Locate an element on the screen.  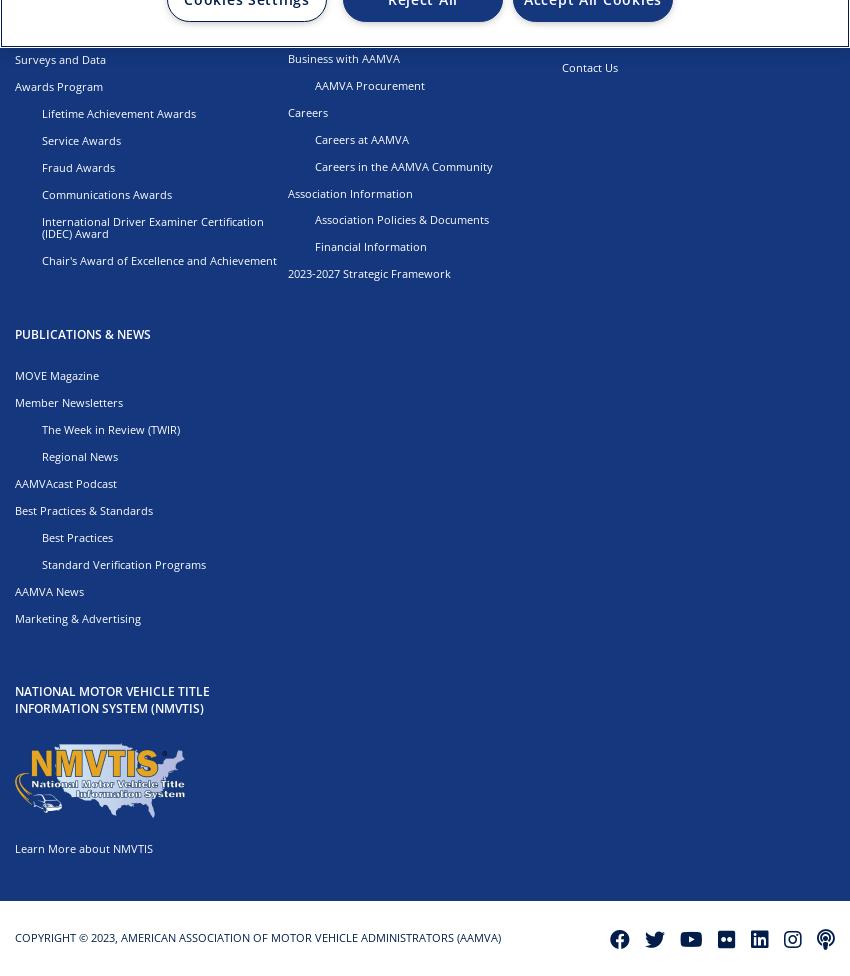
'Staff Executive Leadership Team' is located at coordinates (398, 30).